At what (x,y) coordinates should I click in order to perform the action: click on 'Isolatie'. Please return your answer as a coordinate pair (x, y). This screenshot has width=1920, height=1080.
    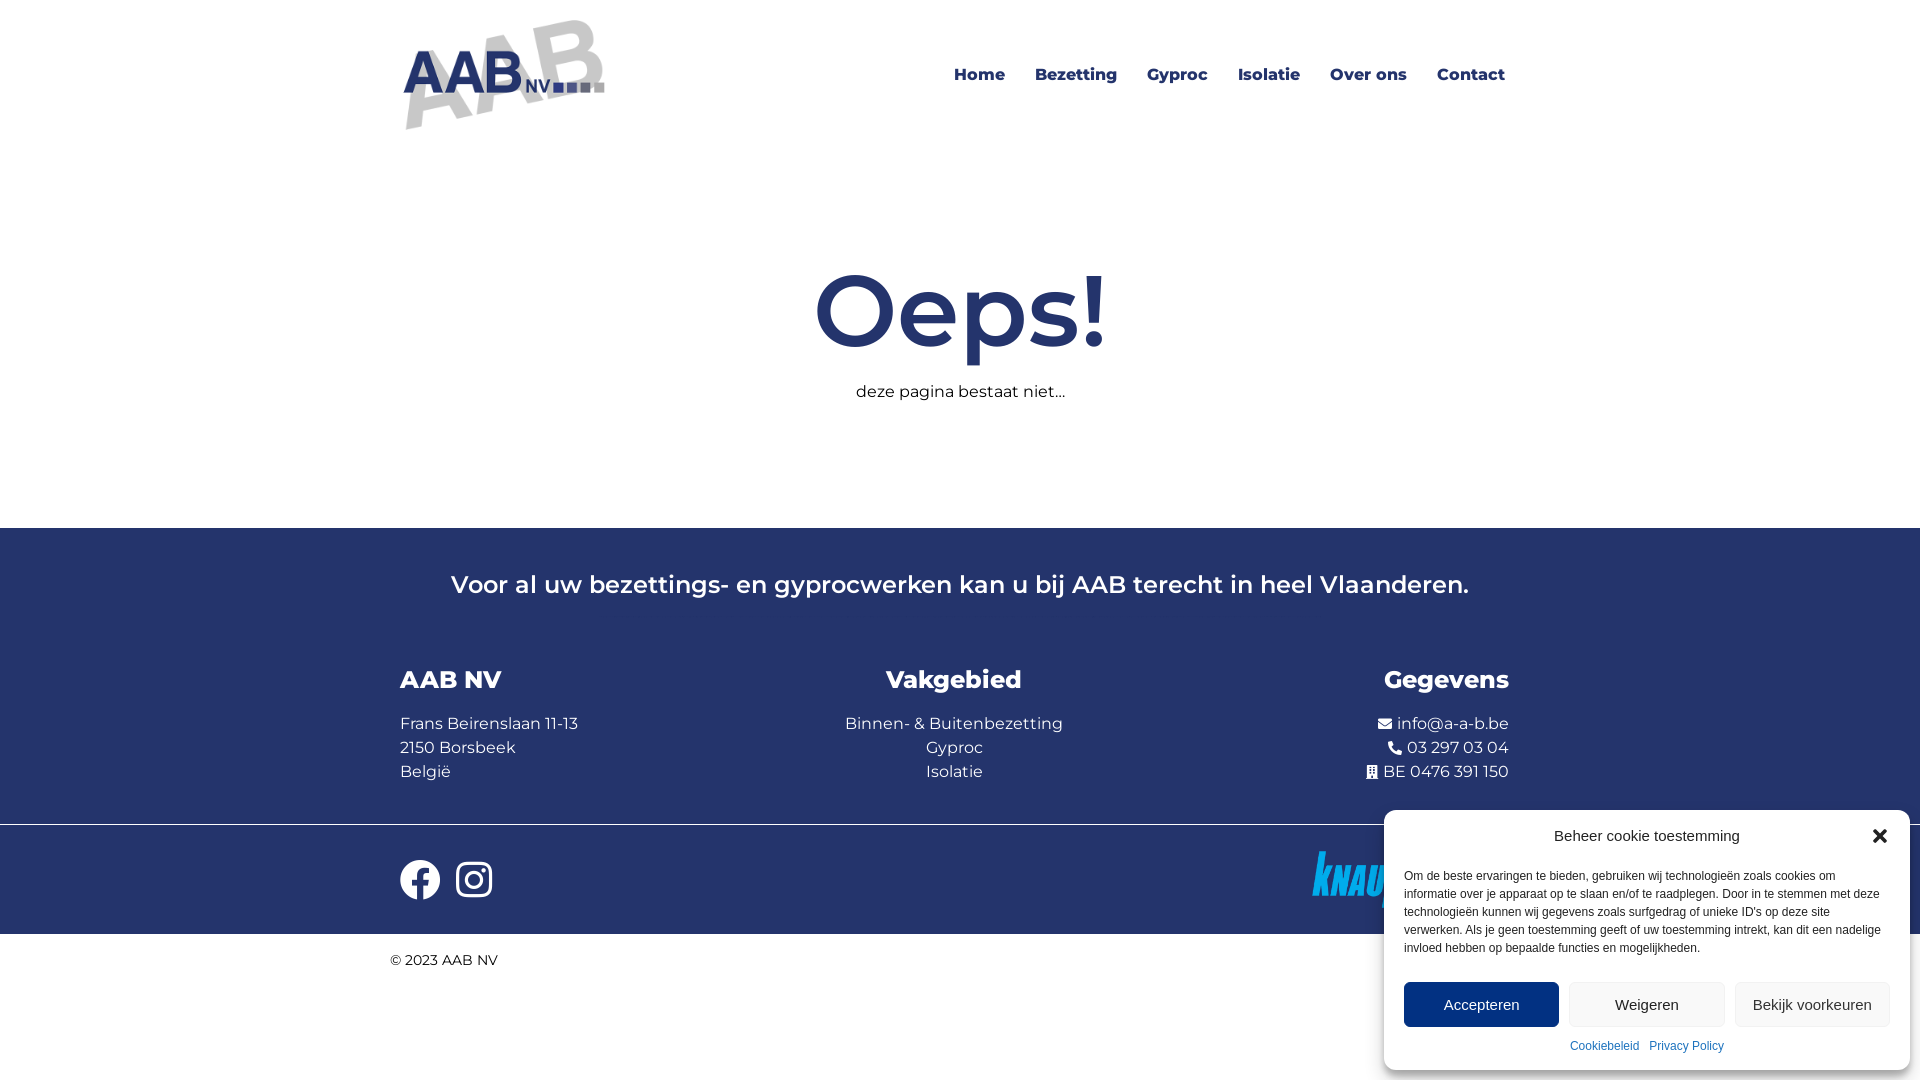
    Looking at the image, I should click on (1267, 73).